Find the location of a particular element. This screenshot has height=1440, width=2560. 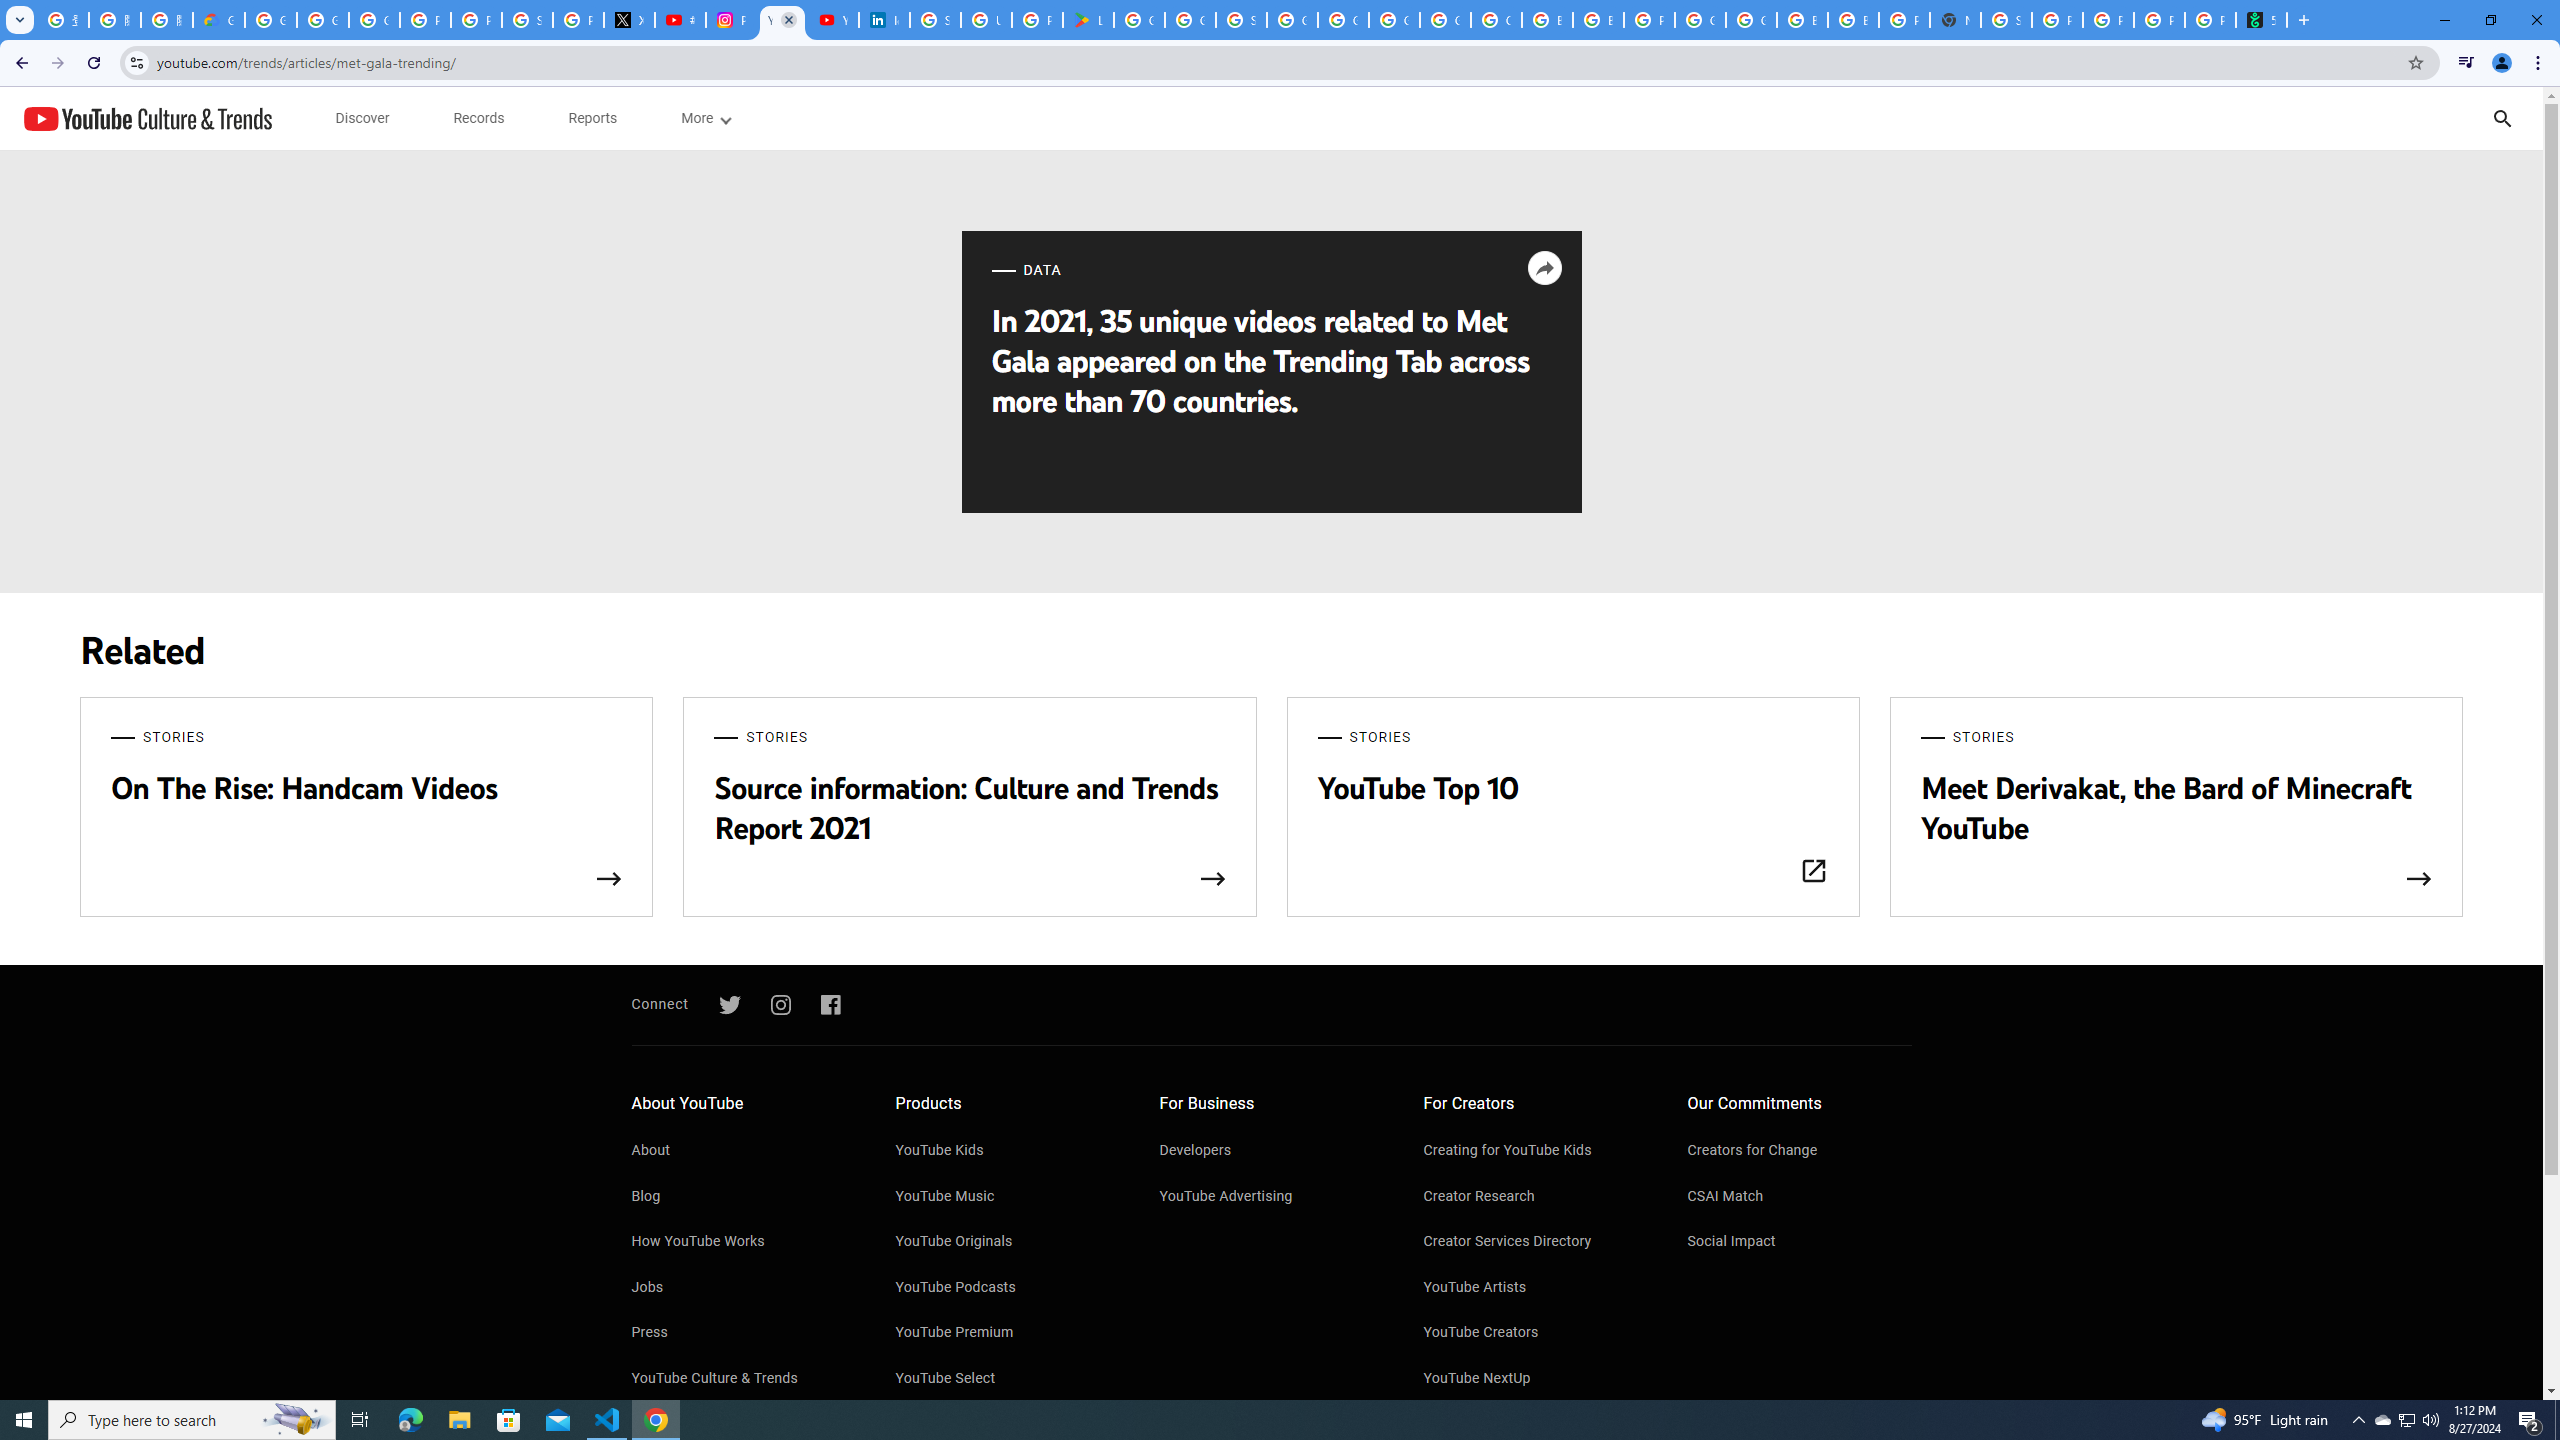

'Privacy Checkup' is located at coordinates (2159, 19).